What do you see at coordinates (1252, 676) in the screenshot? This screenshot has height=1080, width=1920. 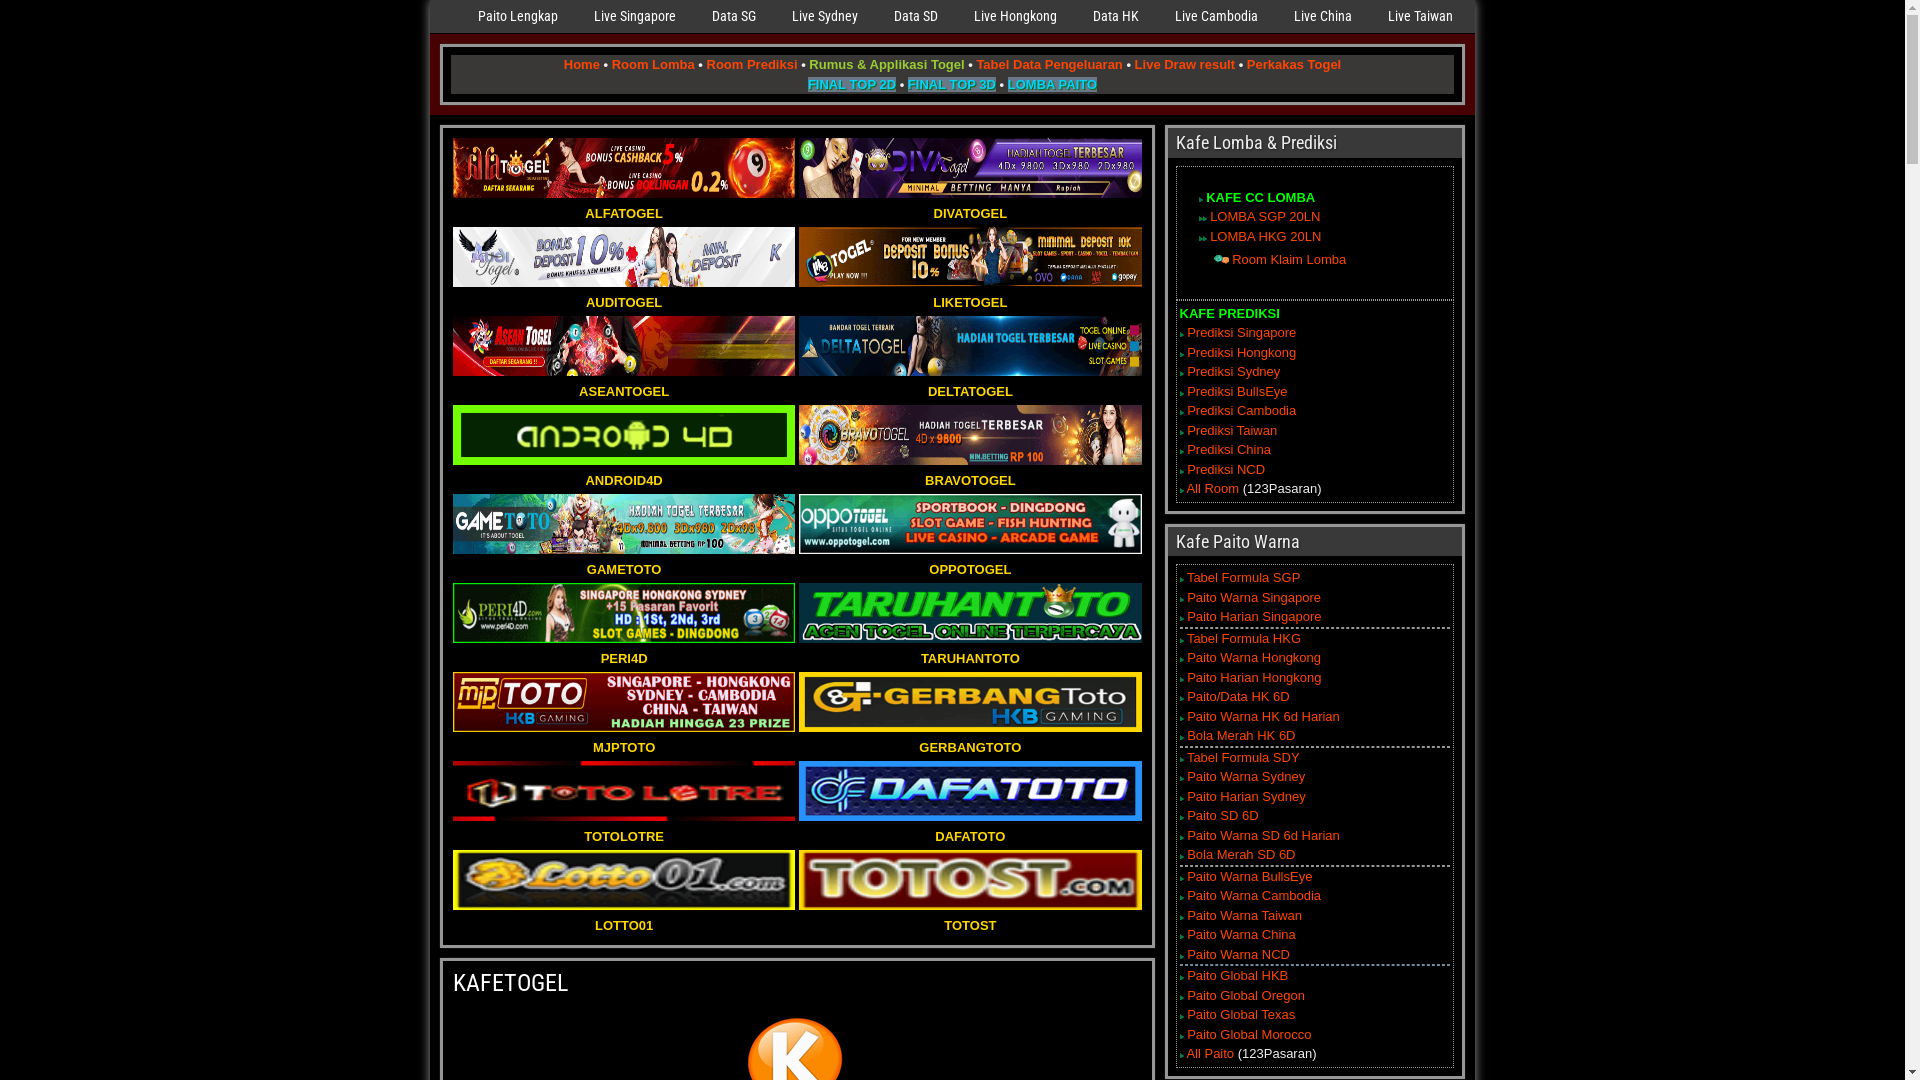 I see `'Paito Harian Hongkong'` at bounding box center [1252, 676].